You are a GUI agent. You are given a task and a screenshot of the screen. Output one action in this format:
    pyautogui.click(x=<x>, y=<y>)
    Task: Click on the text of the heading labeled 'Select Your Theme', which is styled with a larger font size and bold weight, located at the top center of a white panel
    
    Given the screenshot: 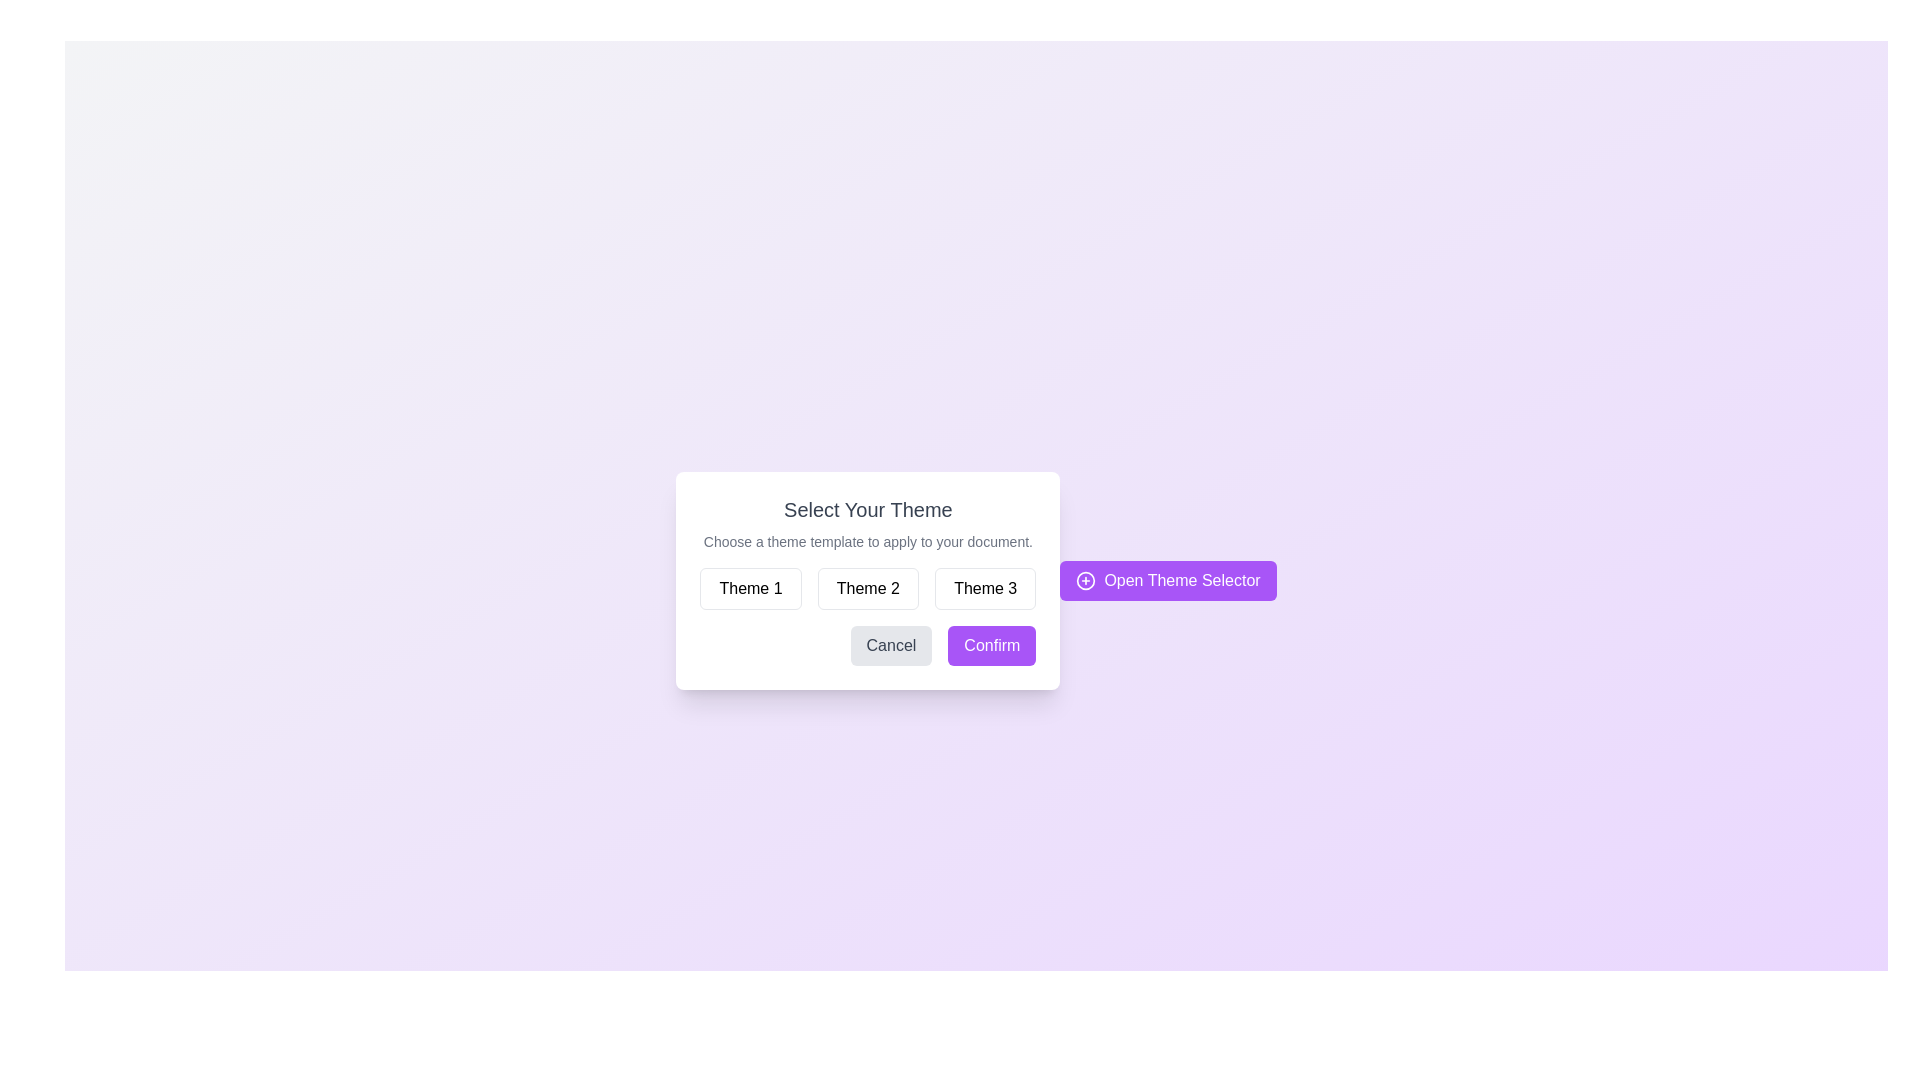 What is the action you would take?
    pyautogui.click(x=868, y=508)
    